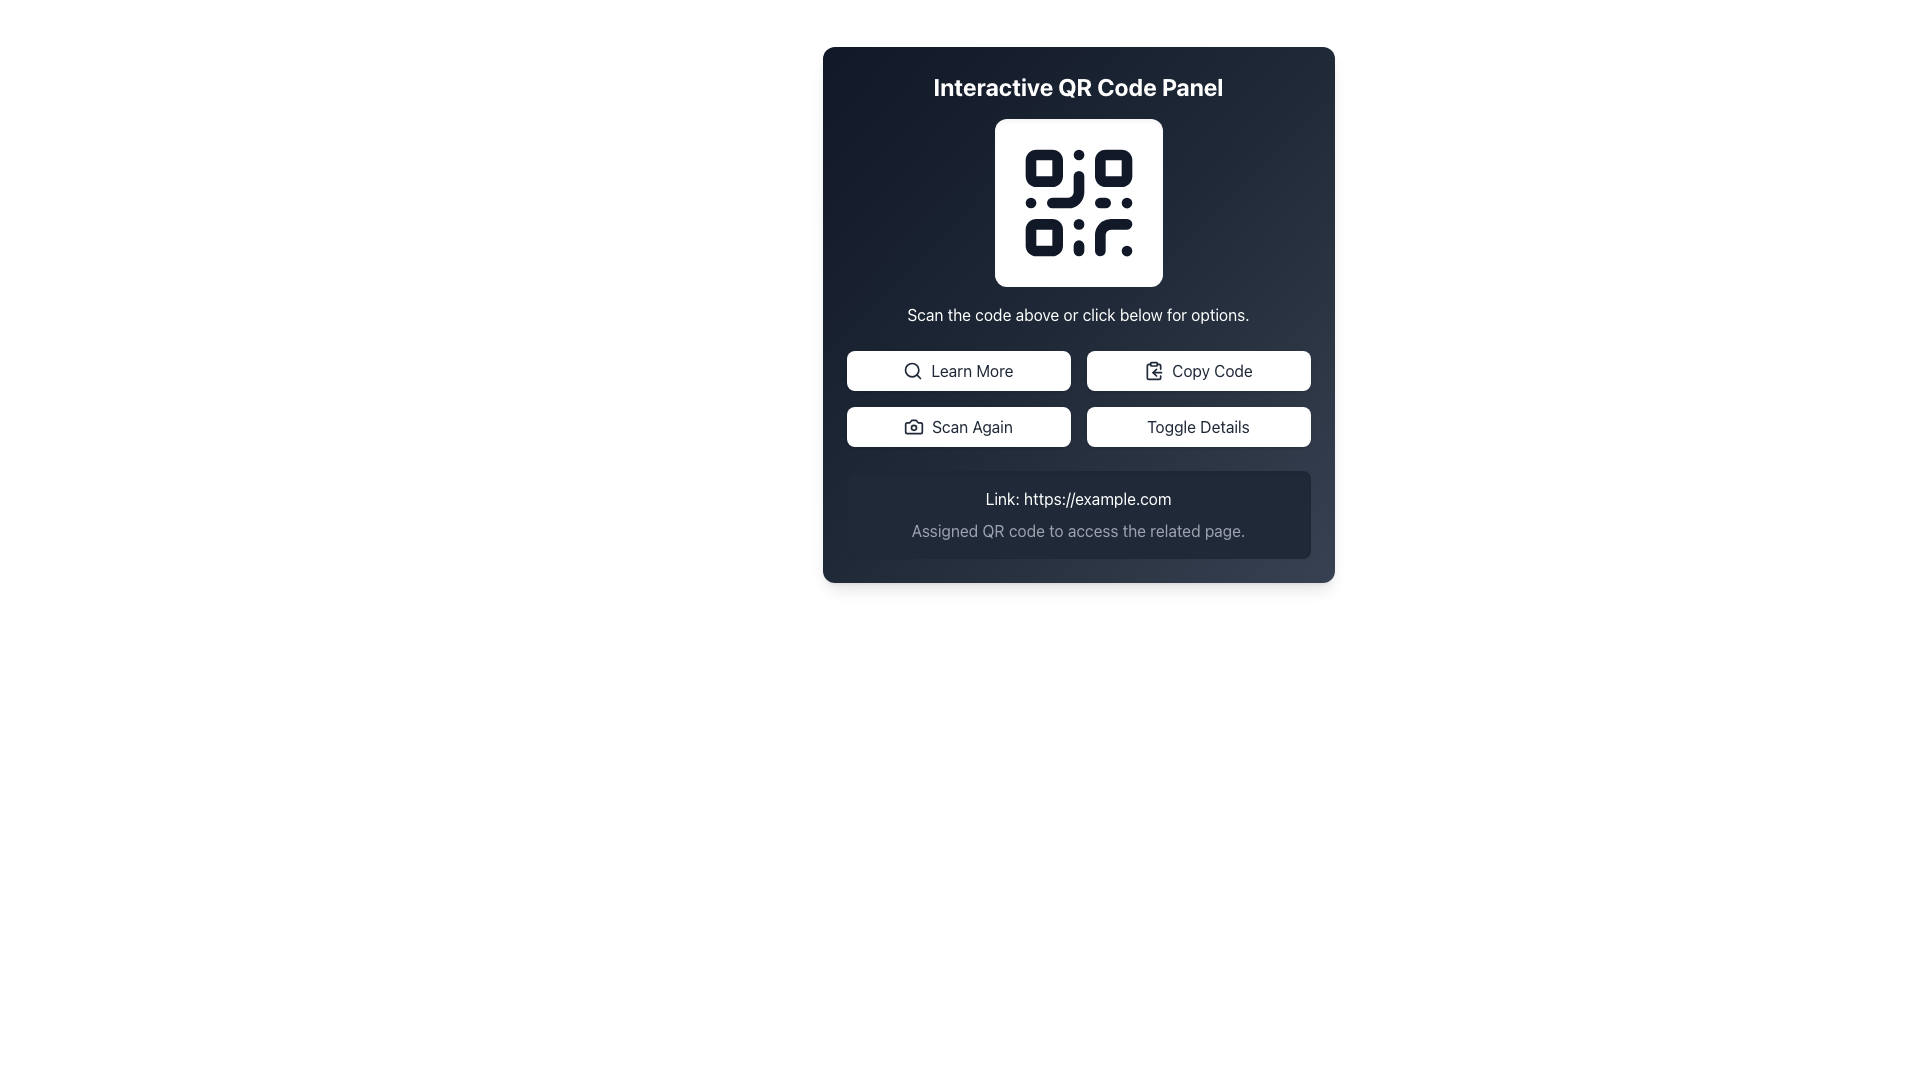 The image size is (1920, 1080). Describe the element at coordinates (957, 370) in the screenshot. I see `the 'Learn More' button located in the first row and first column of the grid layout to activate hover effects` at that location.